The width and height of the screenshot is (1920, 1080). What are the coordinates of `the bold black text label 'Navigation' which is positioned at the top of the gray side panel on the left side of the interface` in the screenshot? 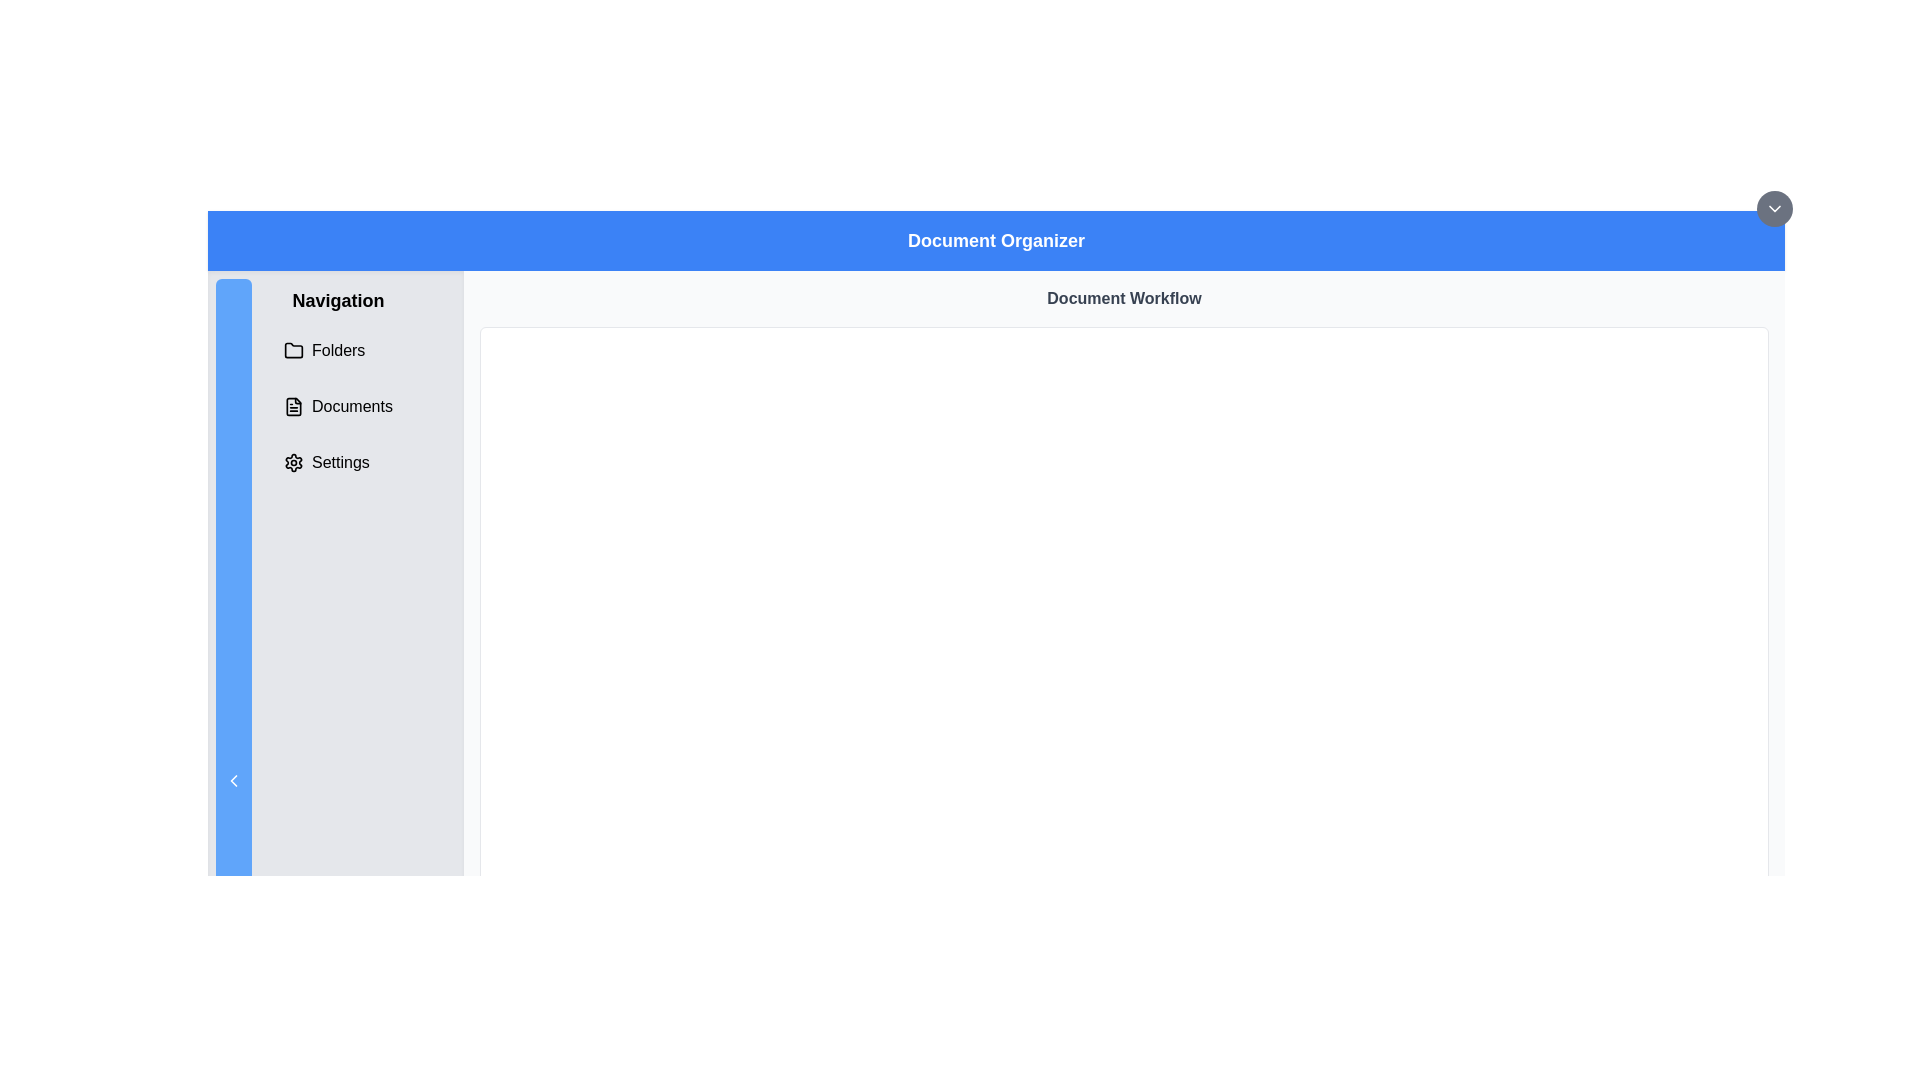 It's located at (338, 300).